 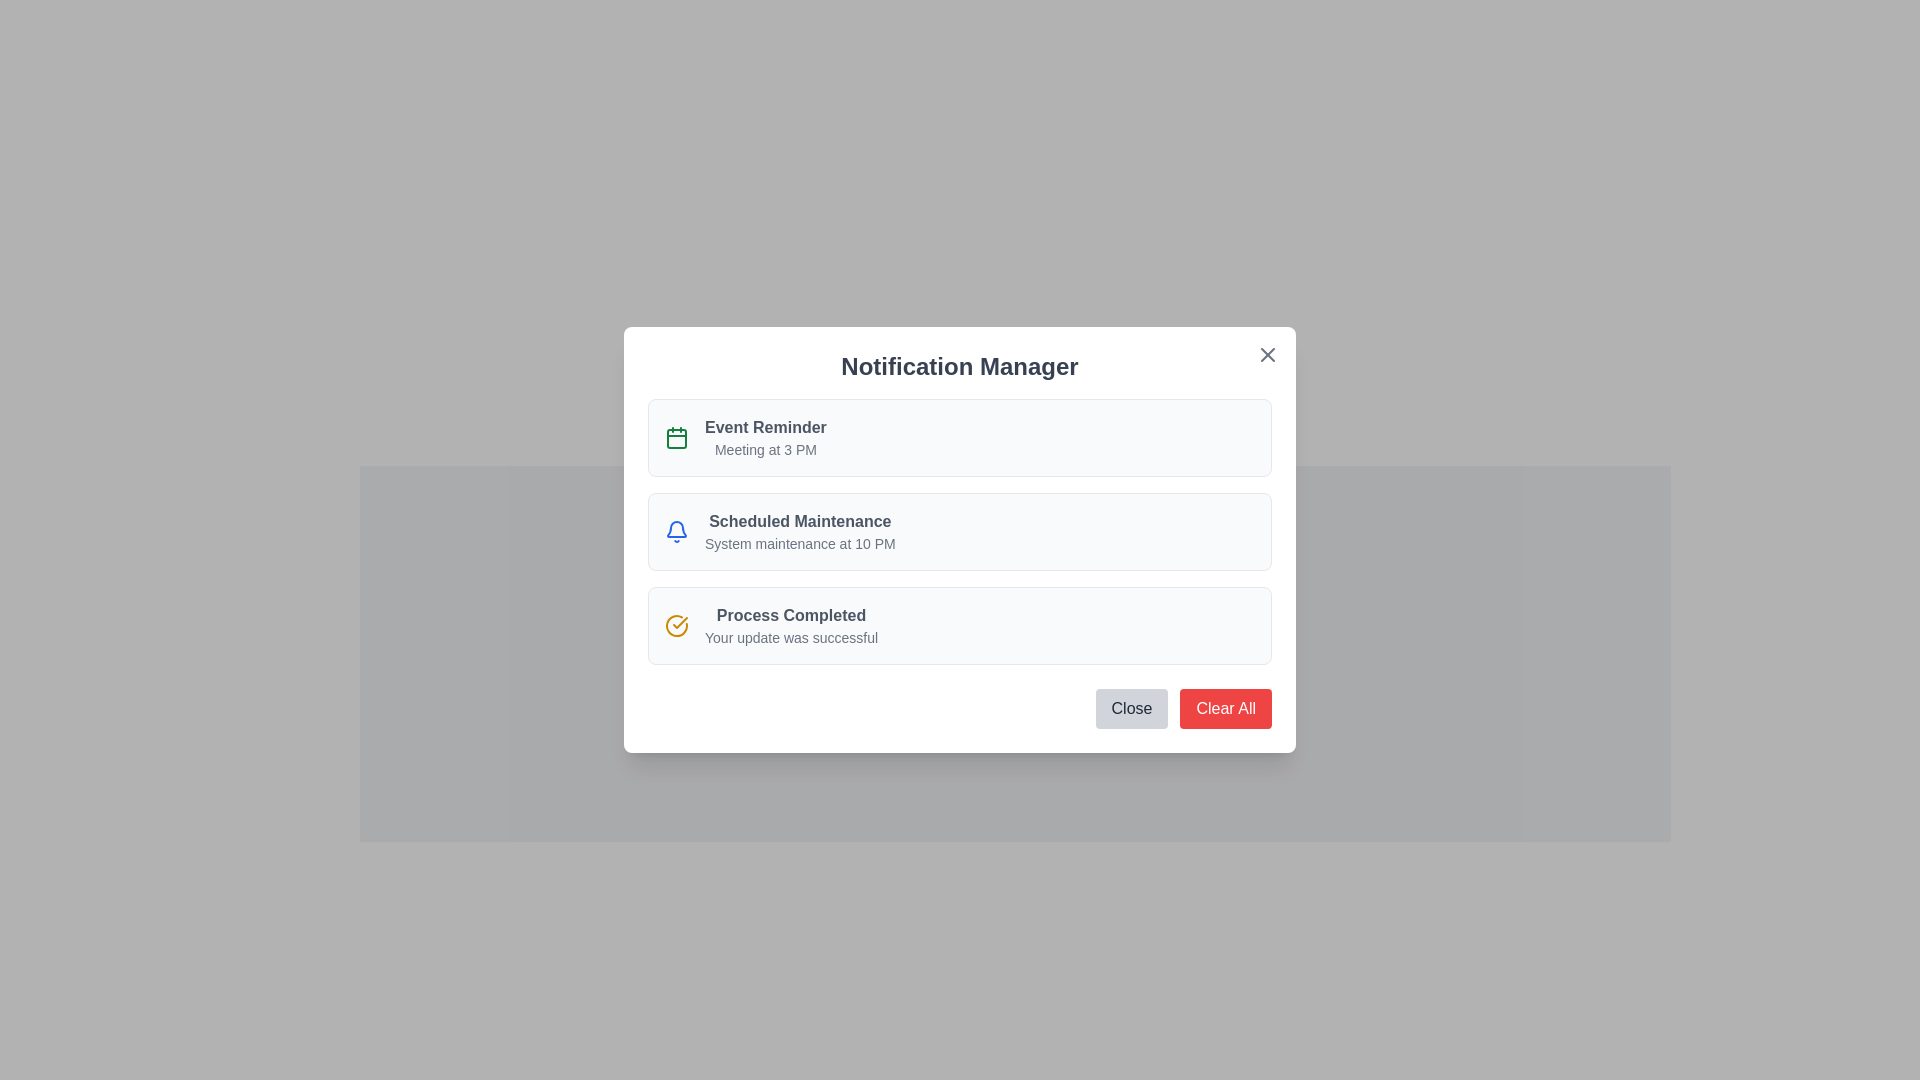 I want to click on the Text label displaying the notification's title and details within the first notification card of the 'Notification Manager' dialog box, so click(x=764, y=437).